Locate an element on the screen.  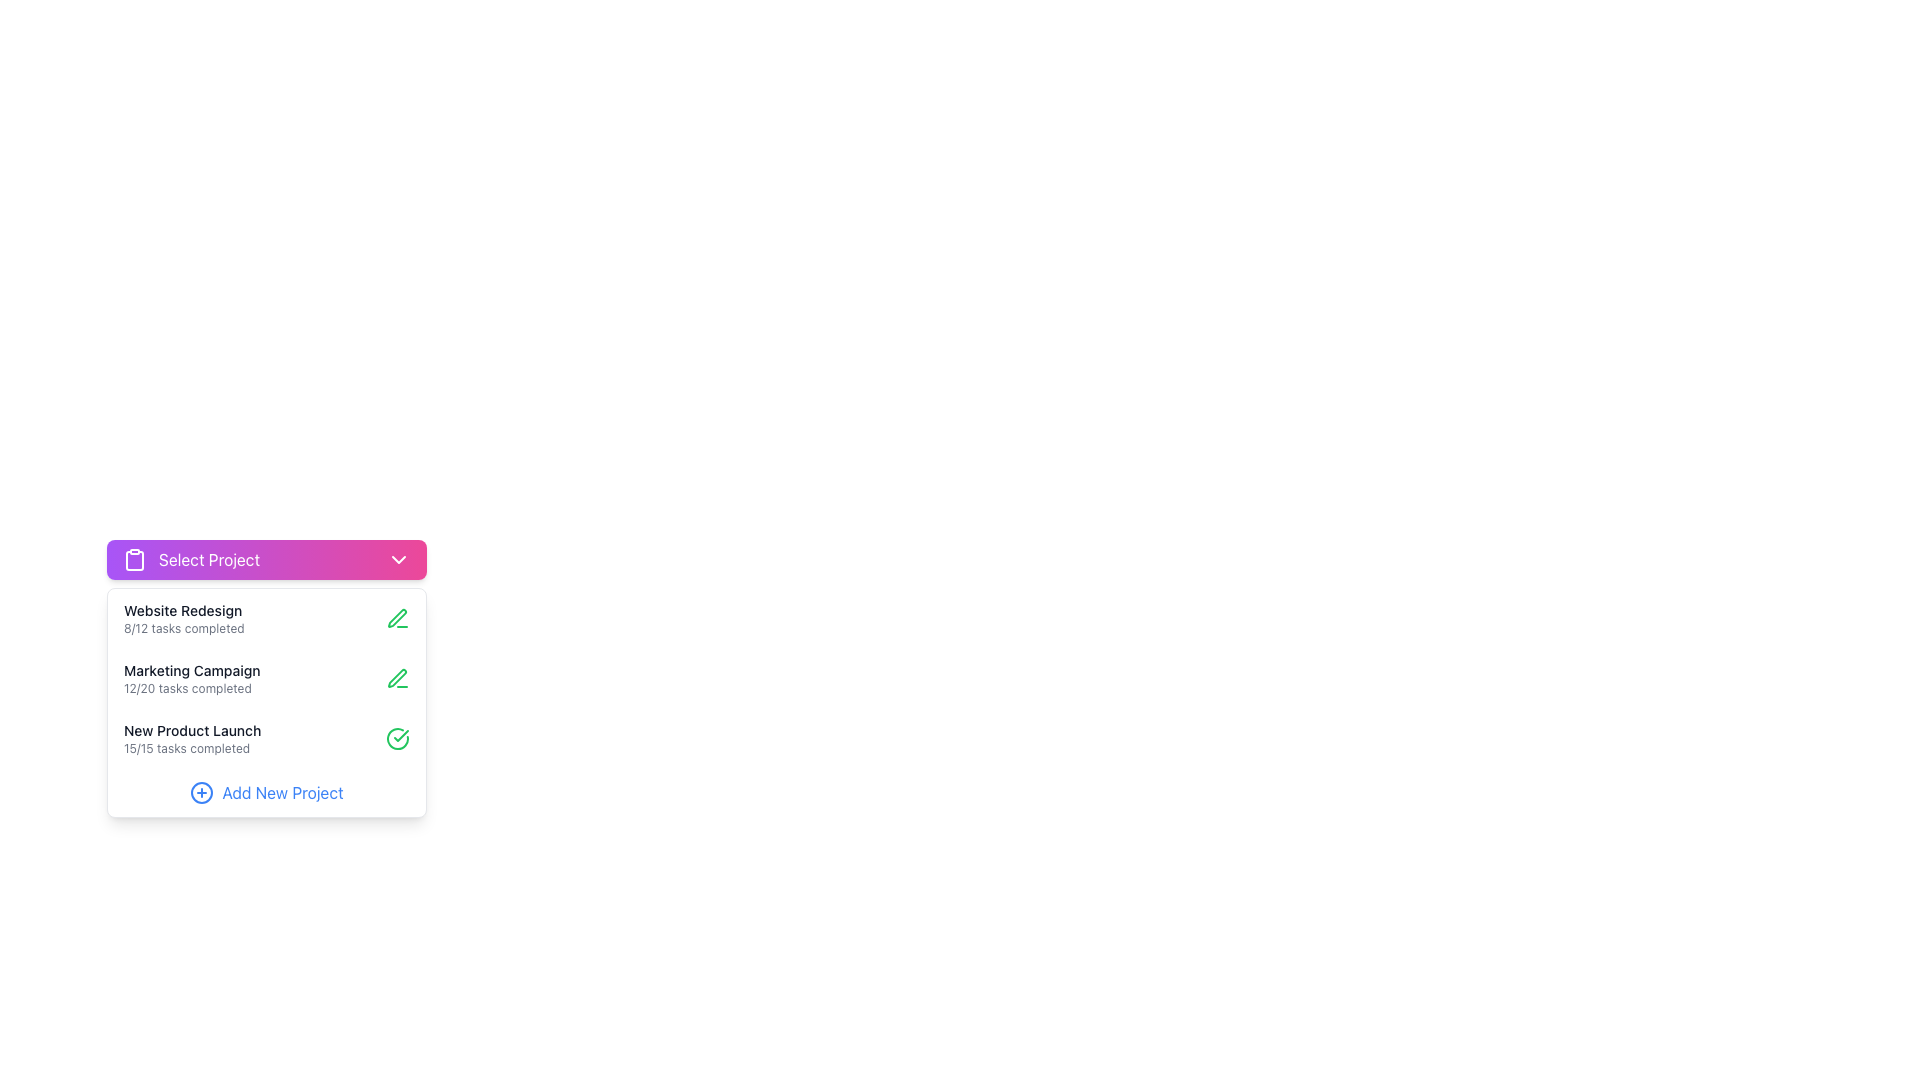
the status indicated by the completion icon located at the bottom of the dropdown panel under the 'New Product Launch' section, aligned to the right end of this entry is located at coordinates (398, 739).